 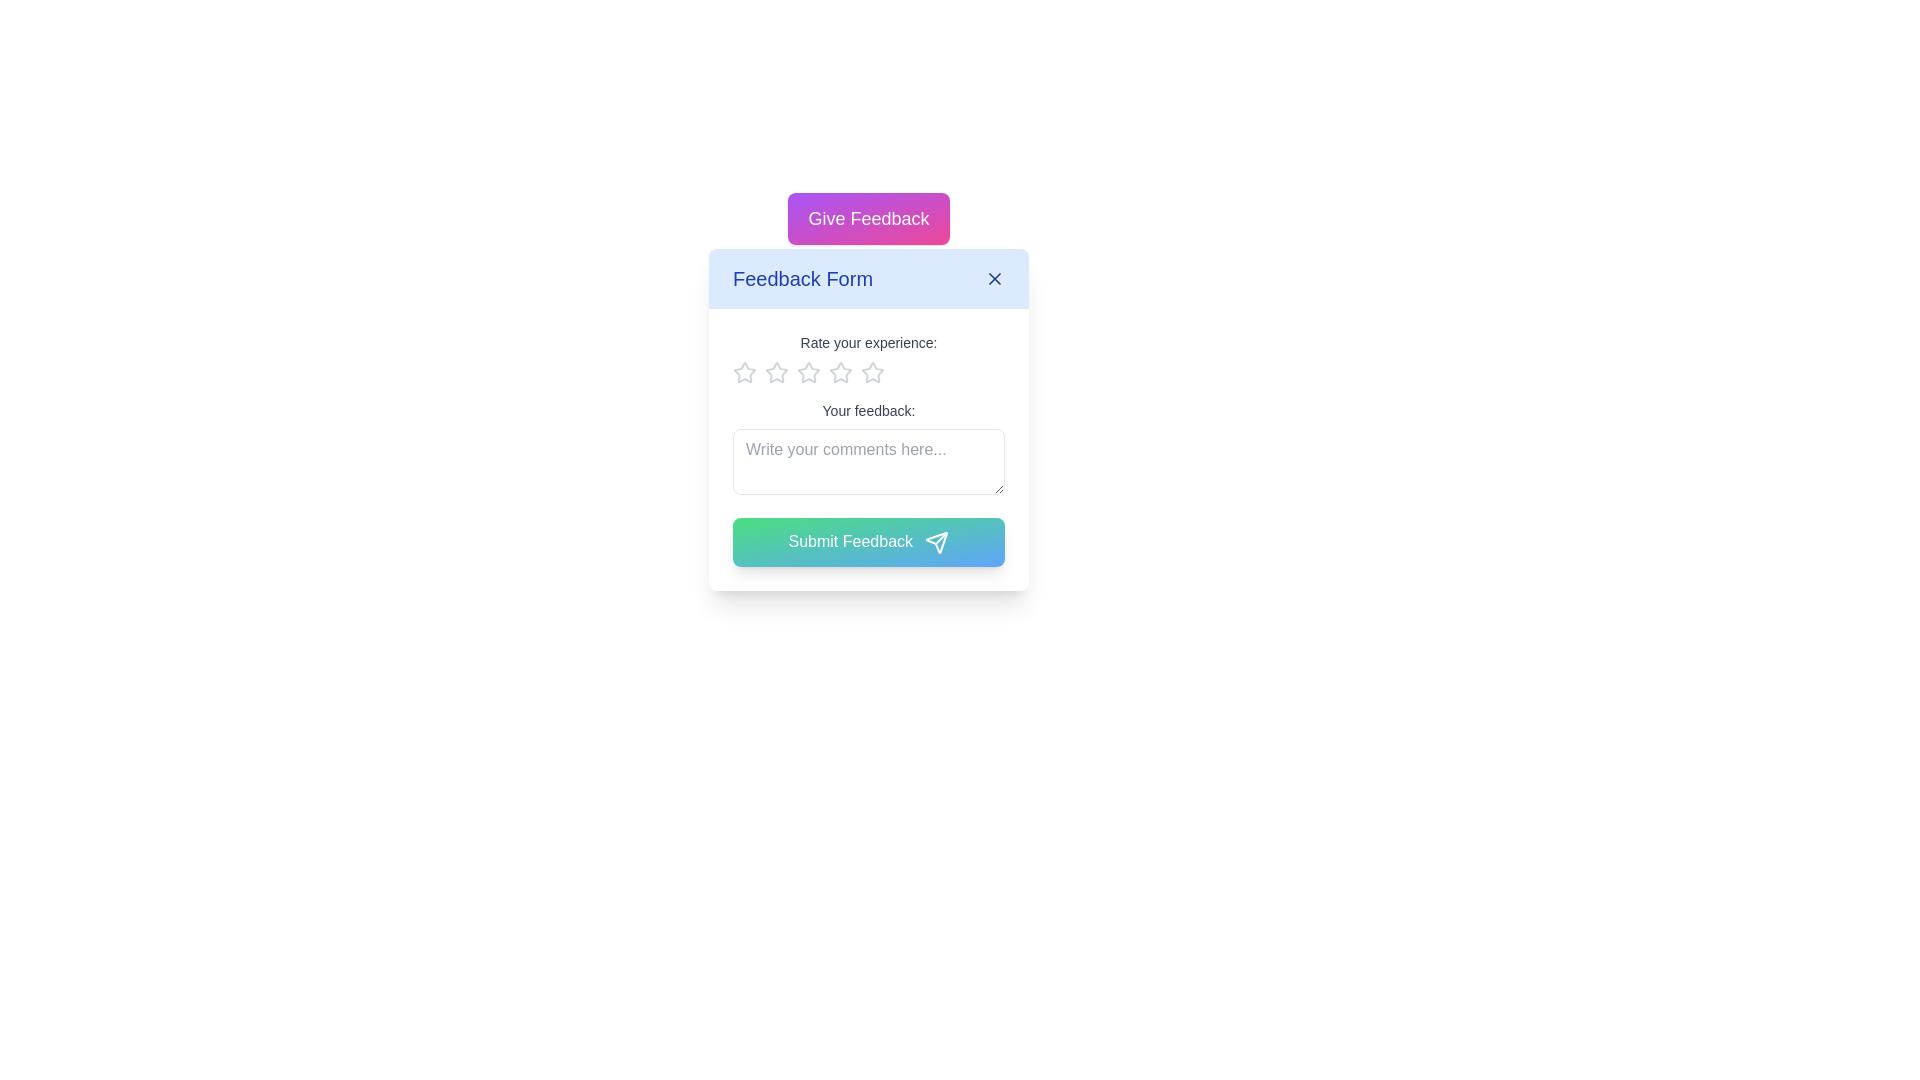 I want to click on the fourth star in the rating system to focus on it using the keyboard, so click(x=840, y=373).